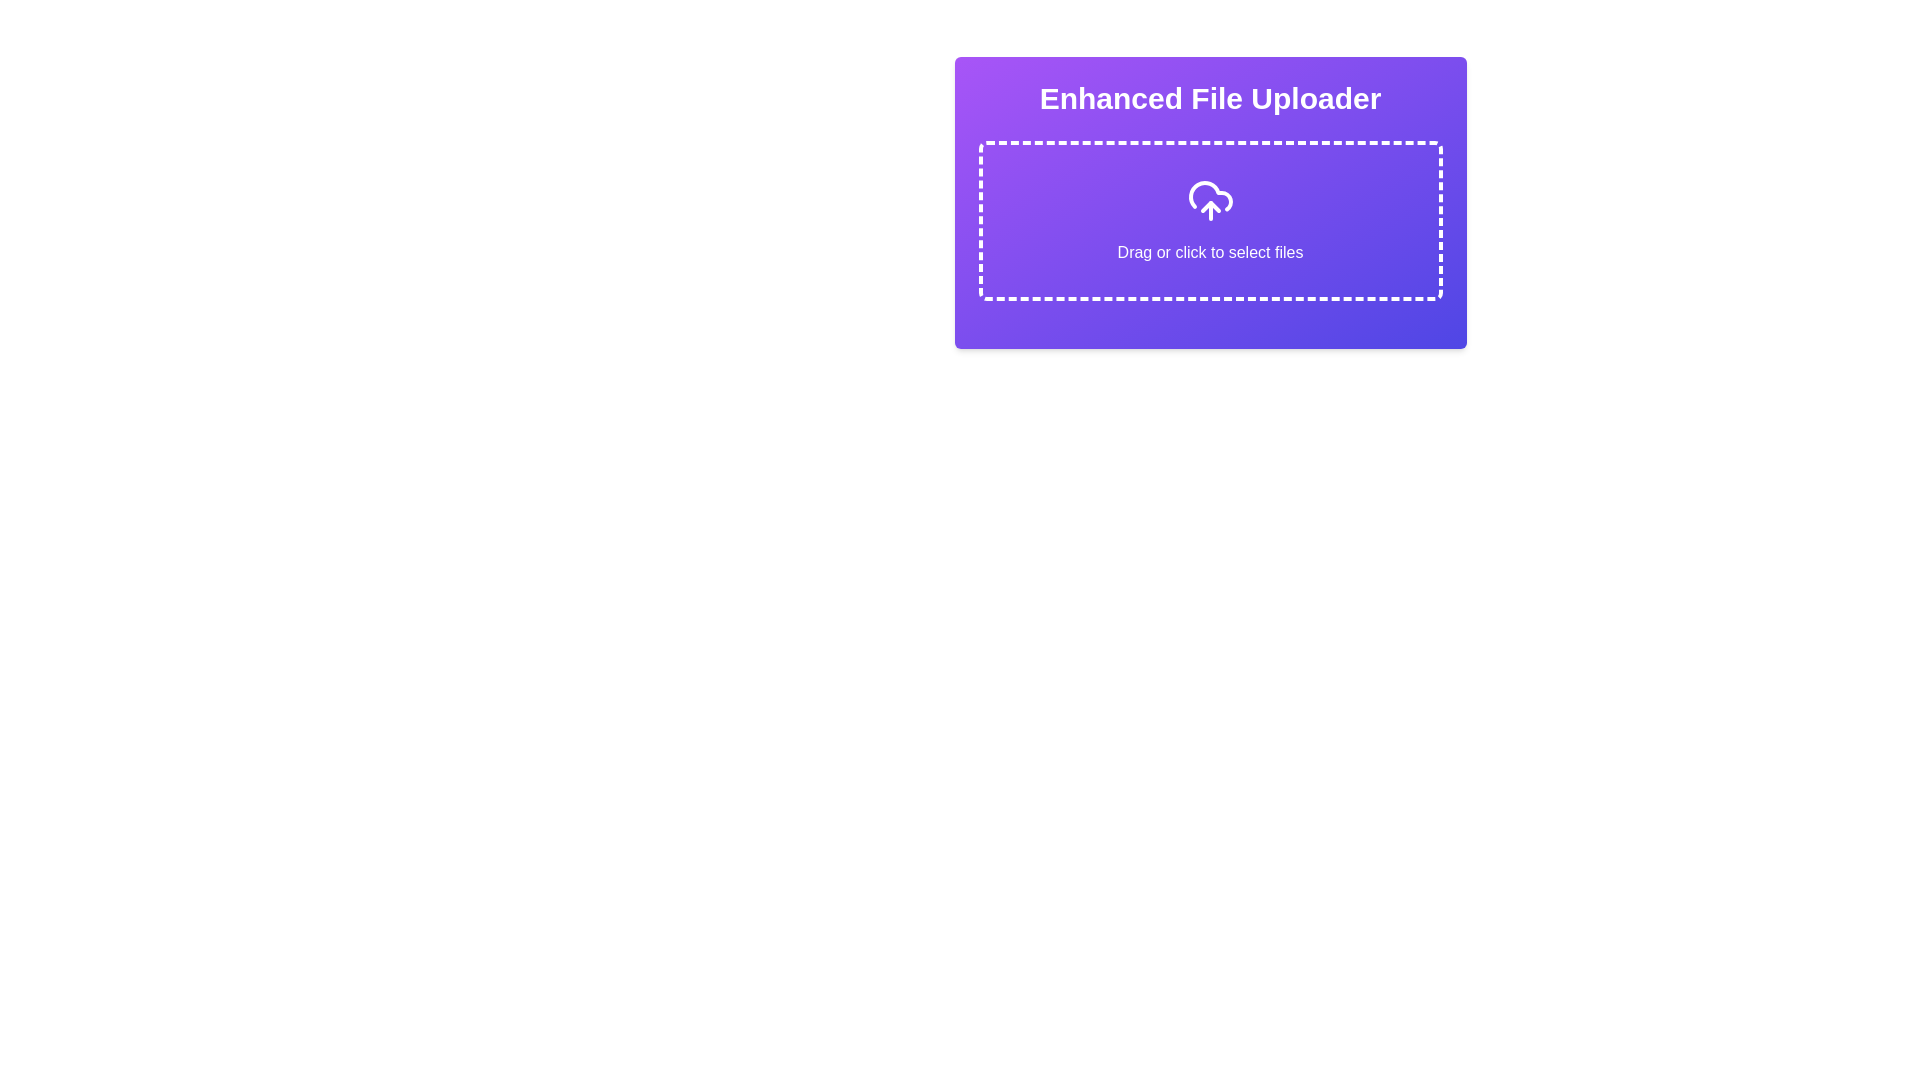 This screenshot has width=1920, height=1080. I want to click on the upload icon located in the center of the large dashed rectangle labeled 'Drag or click, so click(1209, 200).